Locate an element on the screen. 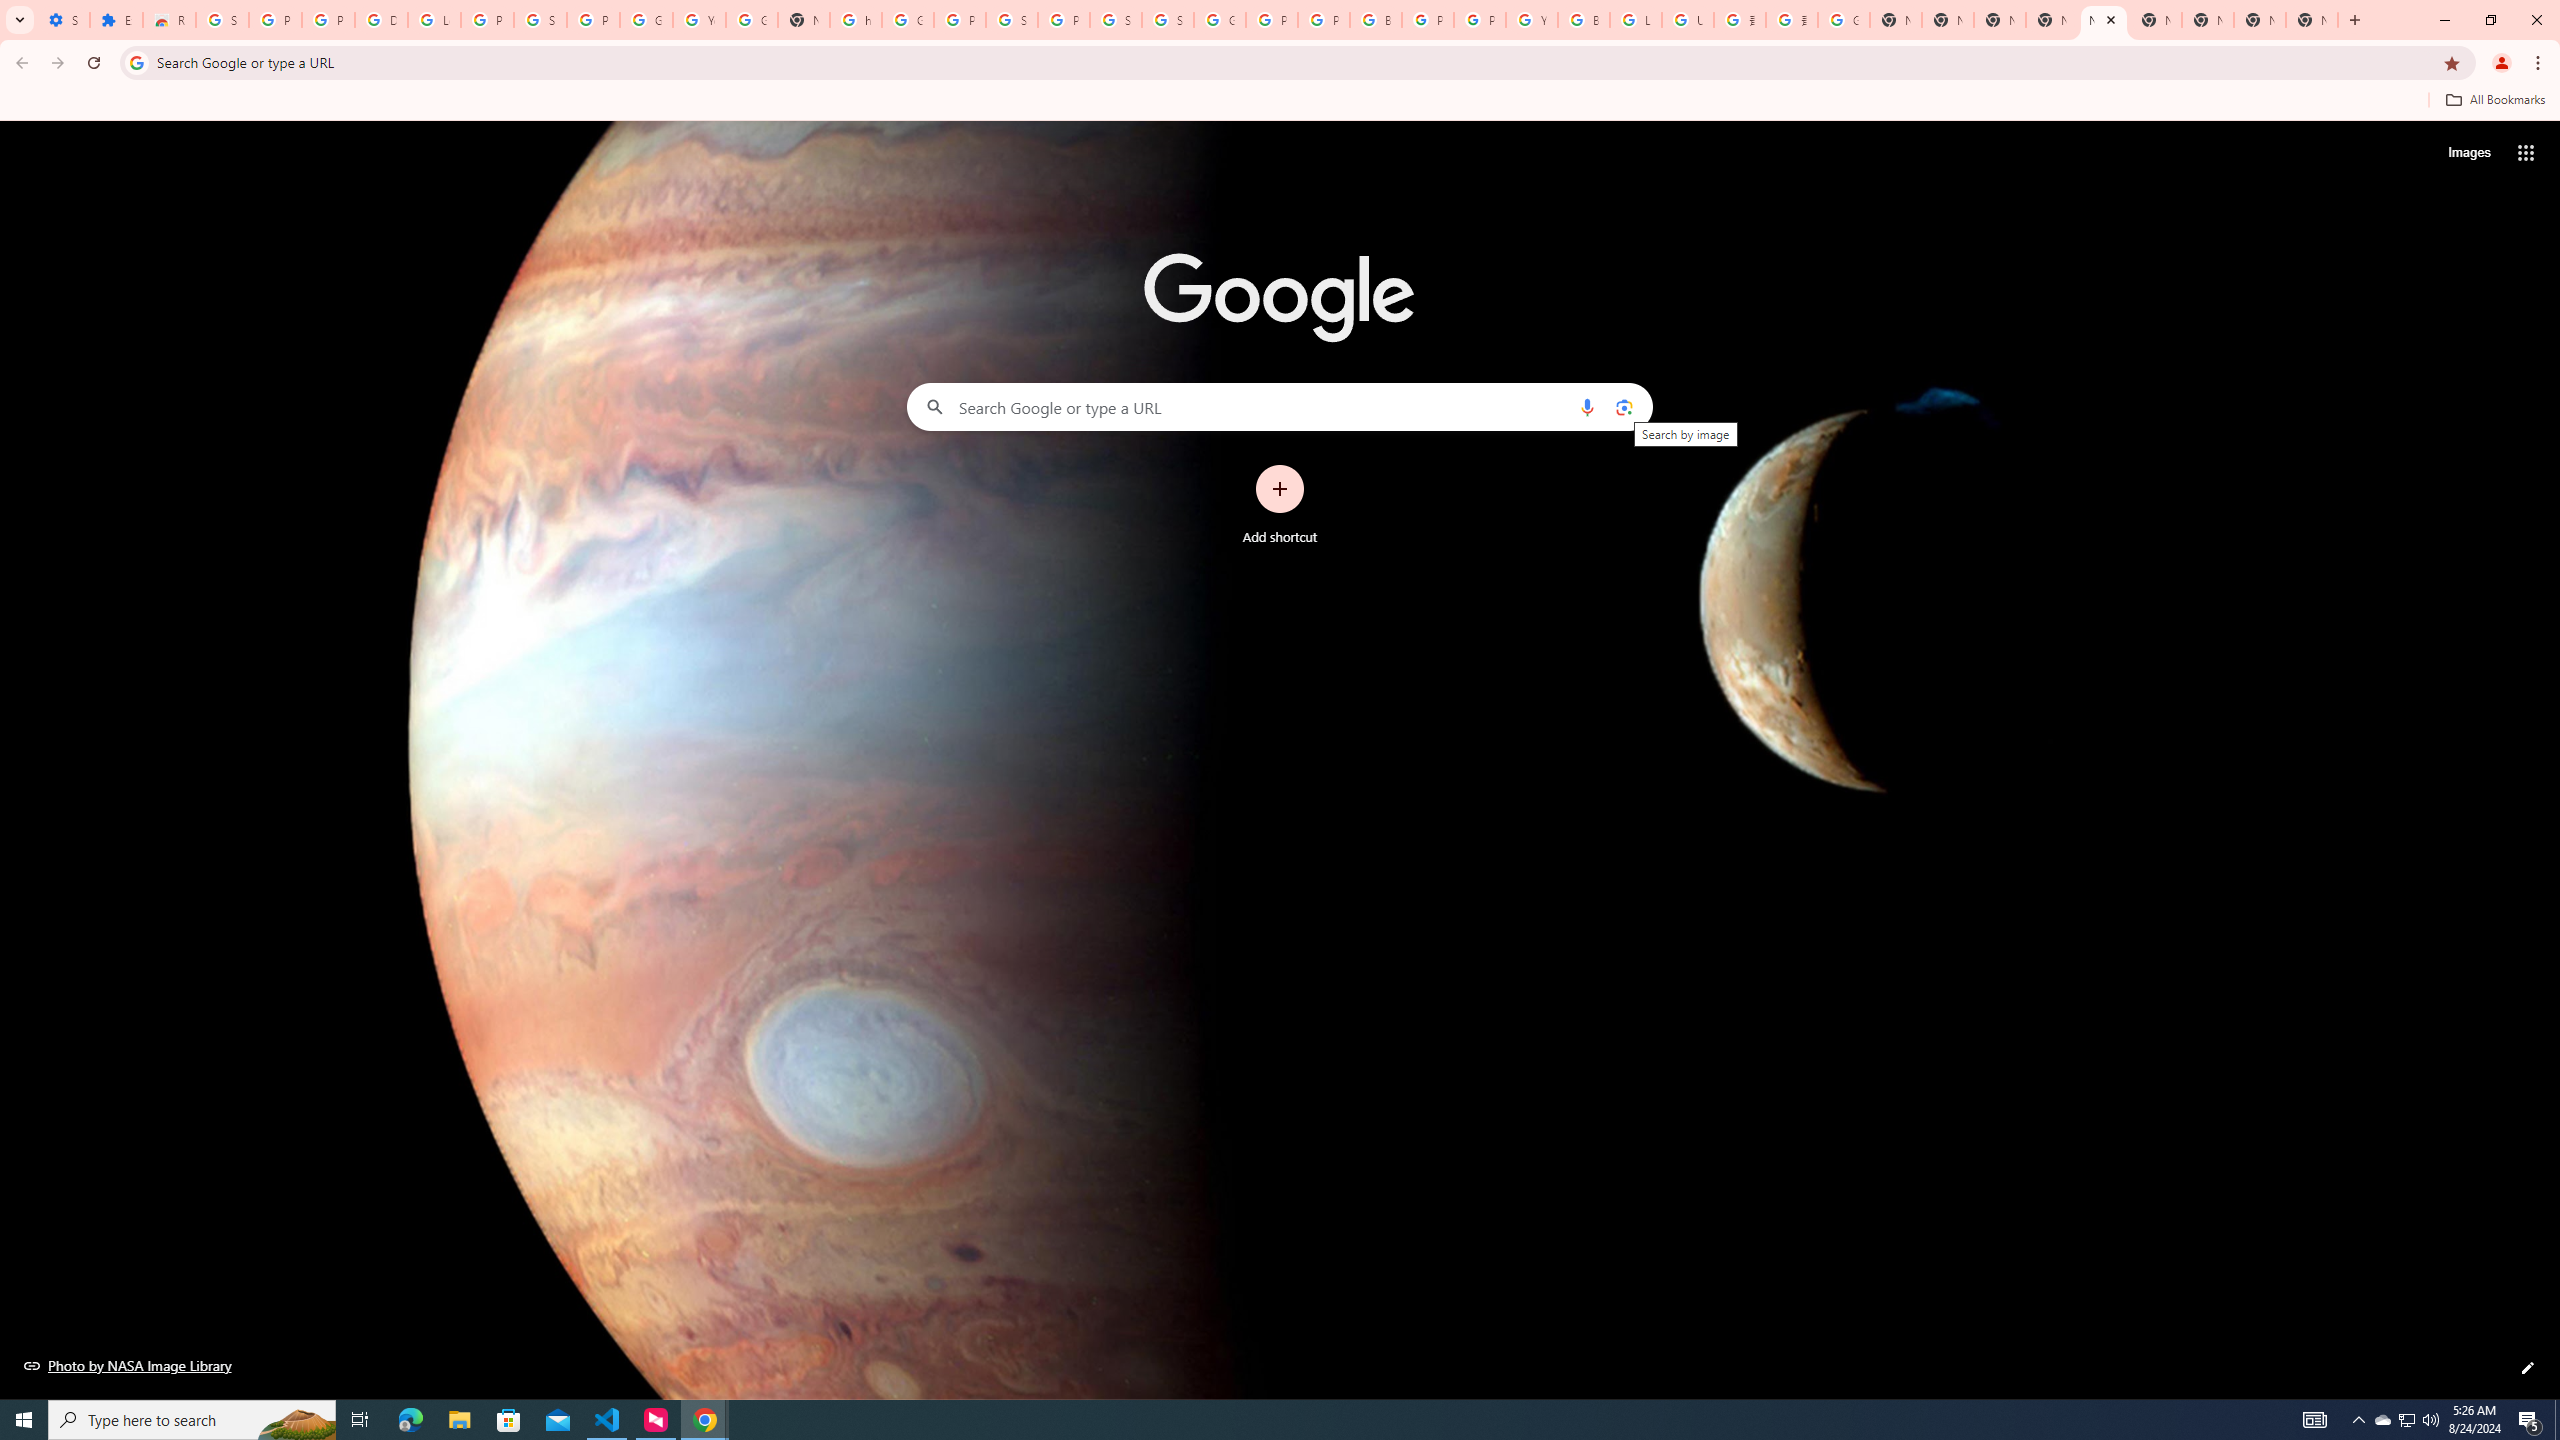 This screenshot has width=2560, height=1440. 'Search icon' is located at coordinates (135, 61).